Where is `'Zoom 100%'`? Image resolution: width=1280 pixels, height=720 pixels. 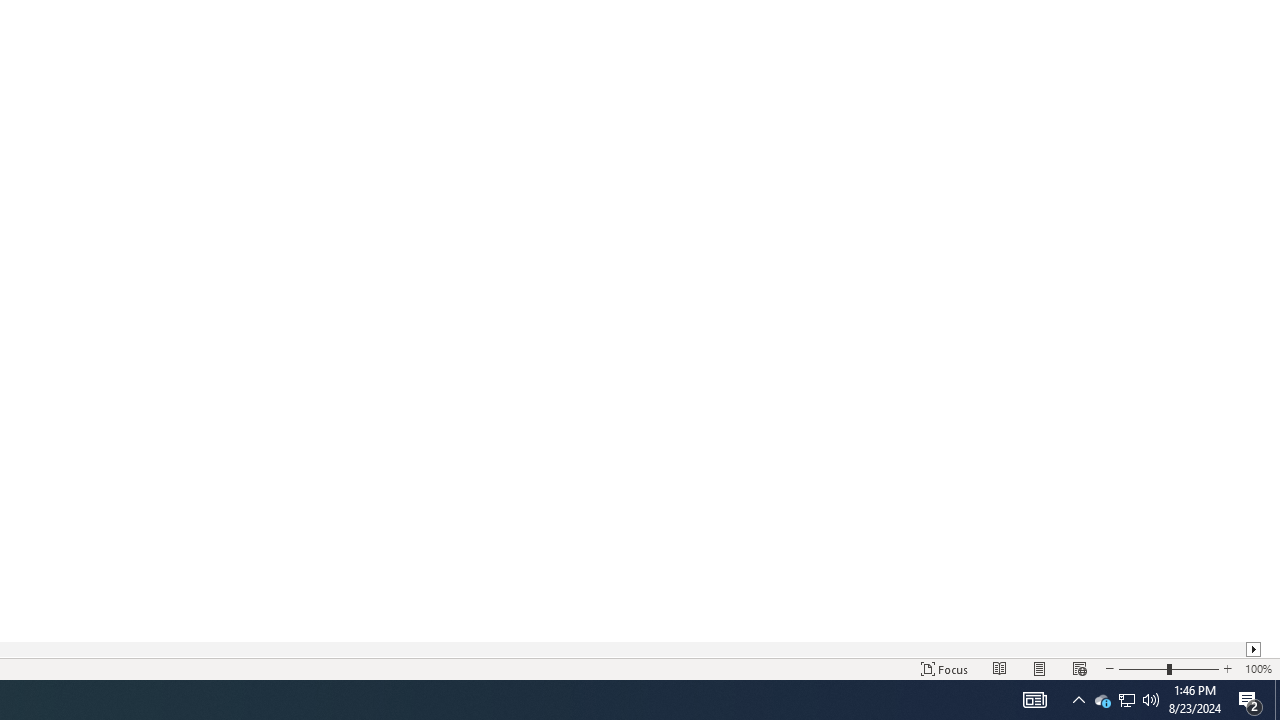 'Zoom 100%' is located at coordinates (1257, 669).